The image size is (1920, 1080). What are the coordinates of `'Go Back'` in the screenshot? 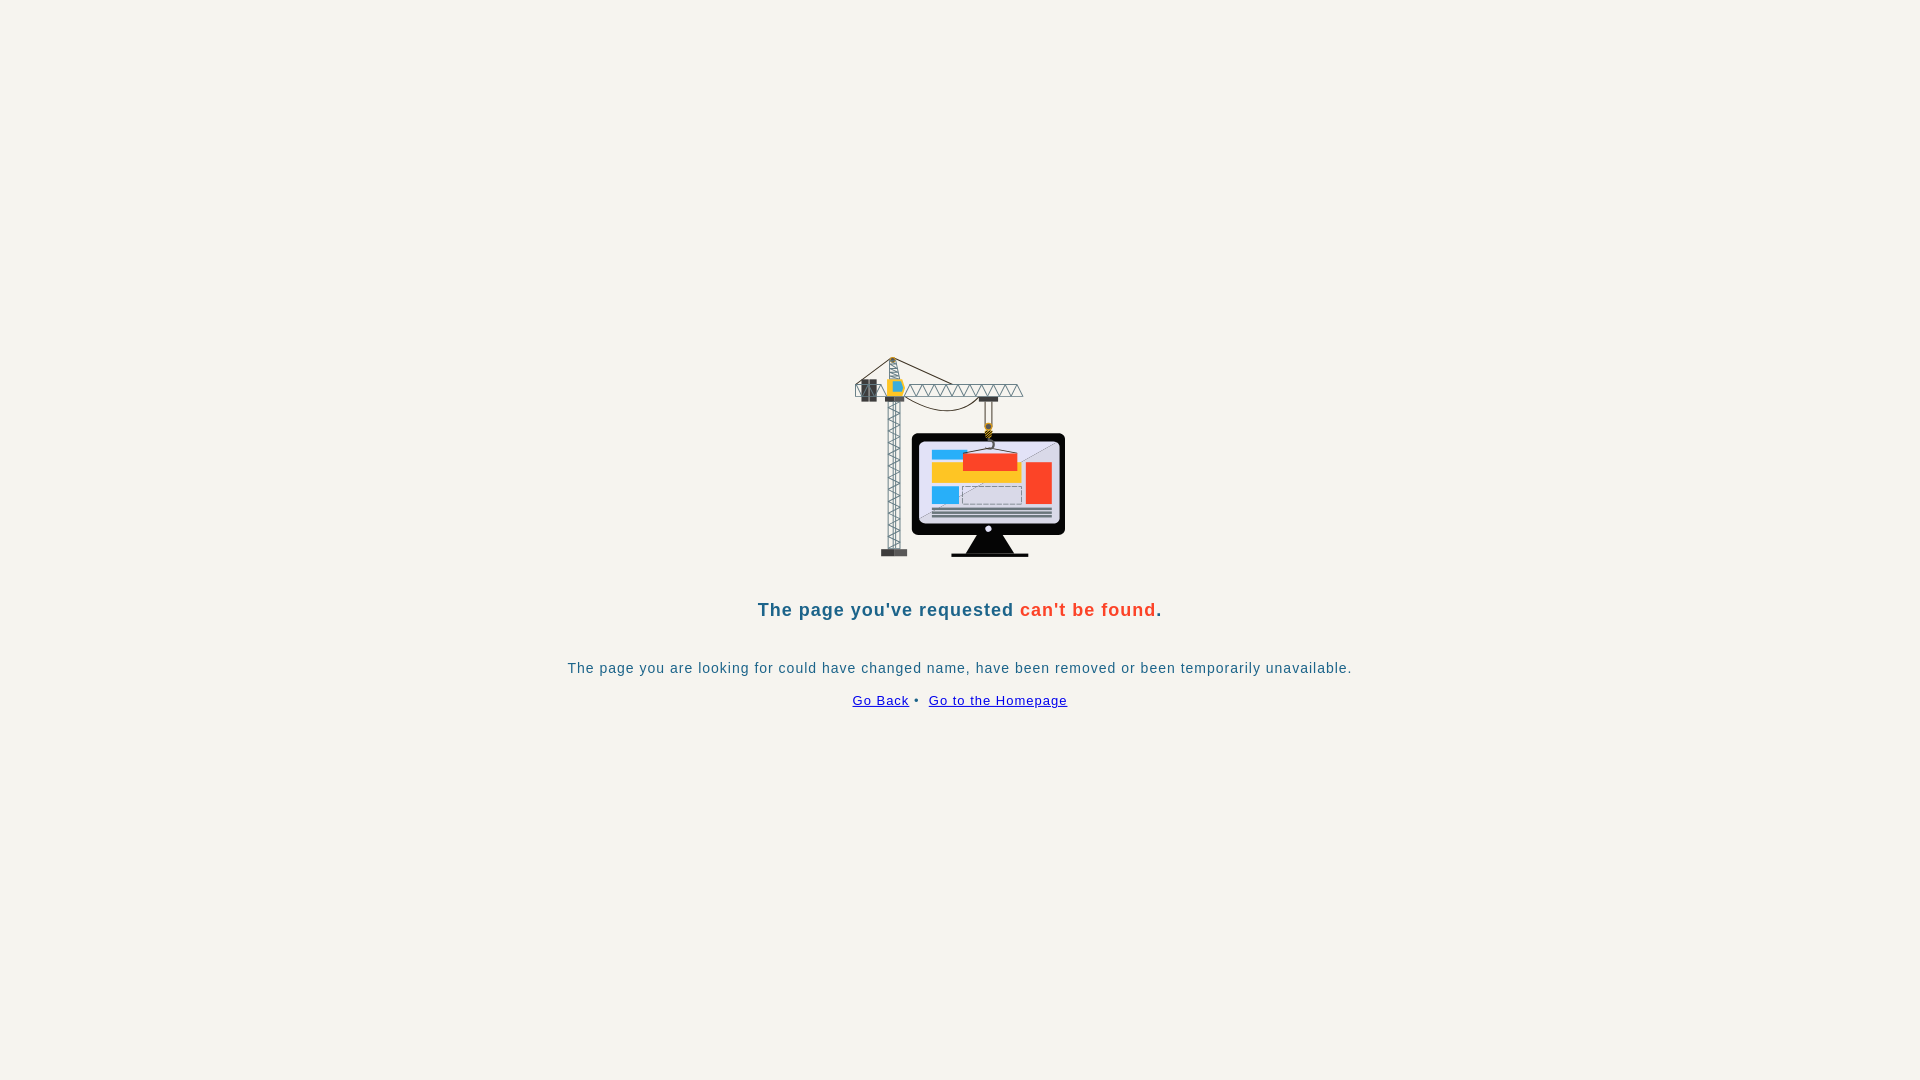 It's located at (880, 699).